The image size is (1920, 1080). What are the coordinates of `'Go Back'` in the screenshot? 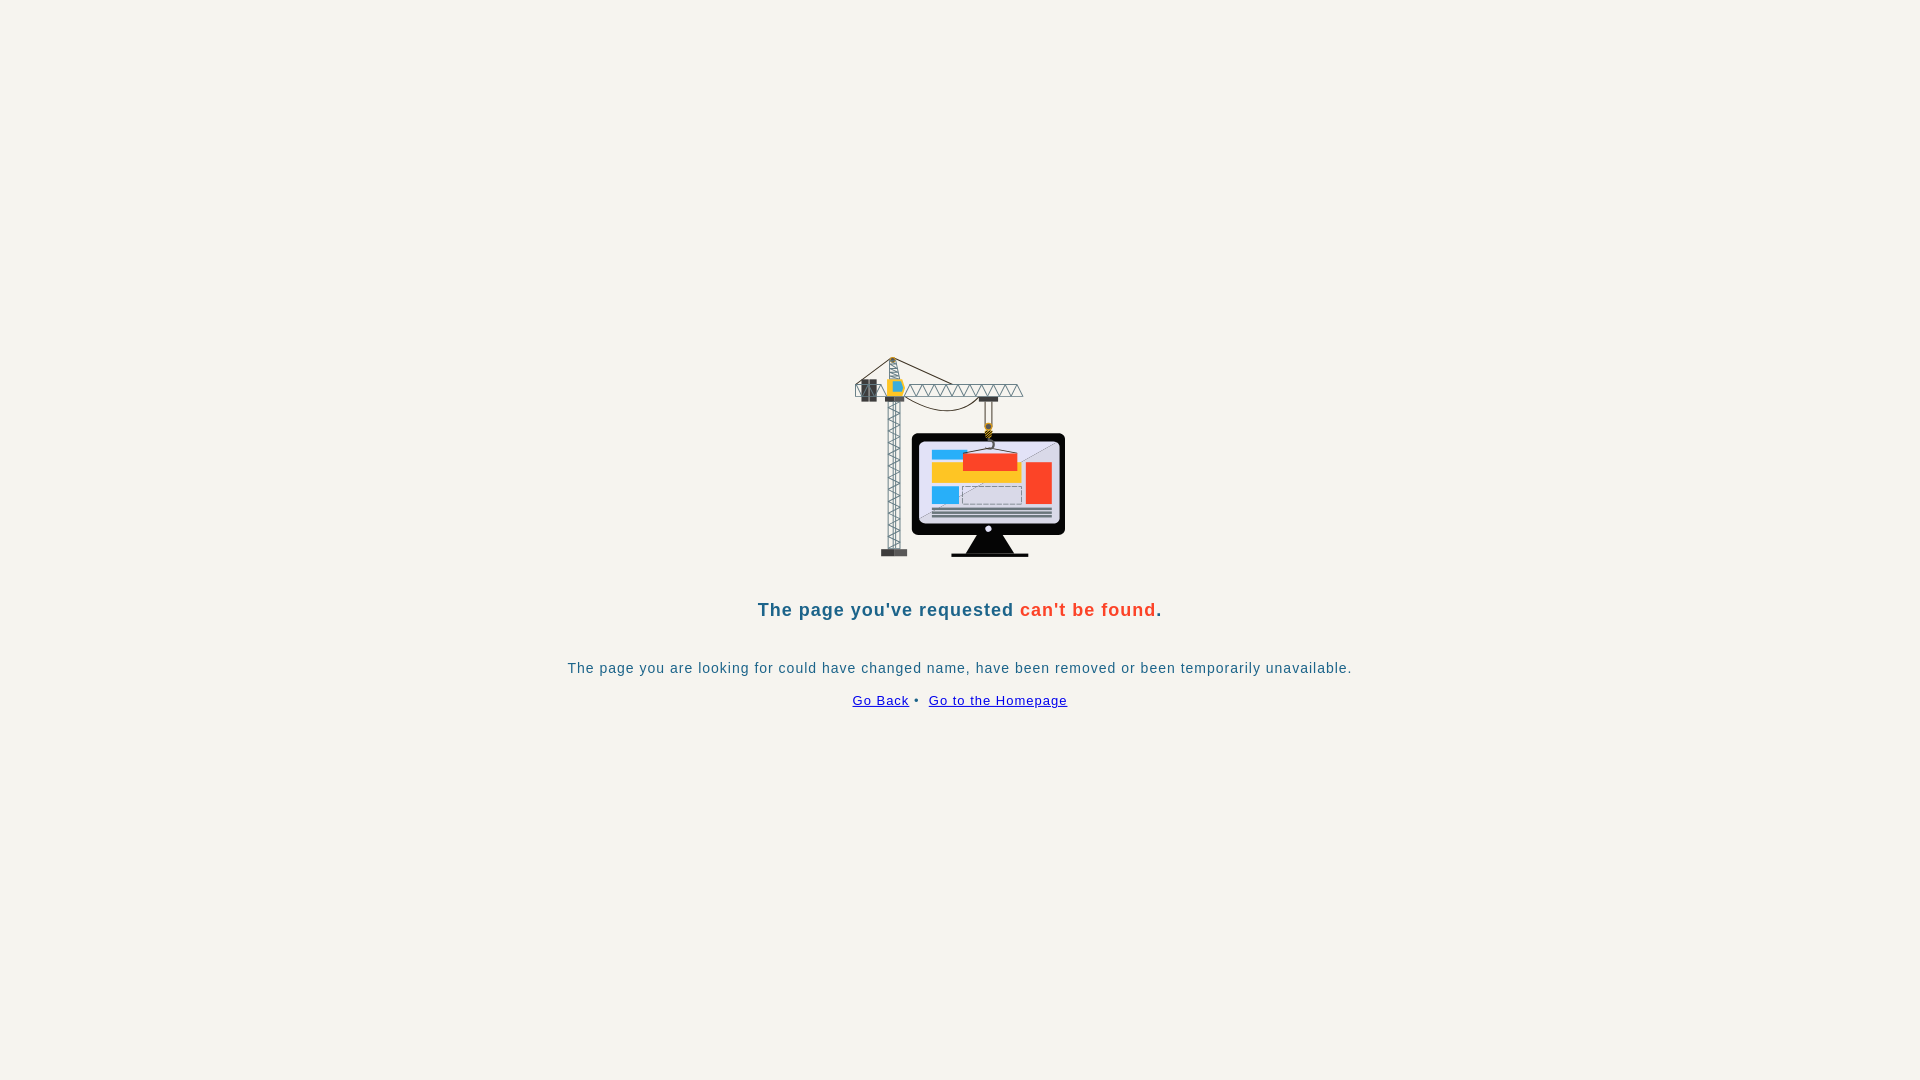 It's located at (880, 699).